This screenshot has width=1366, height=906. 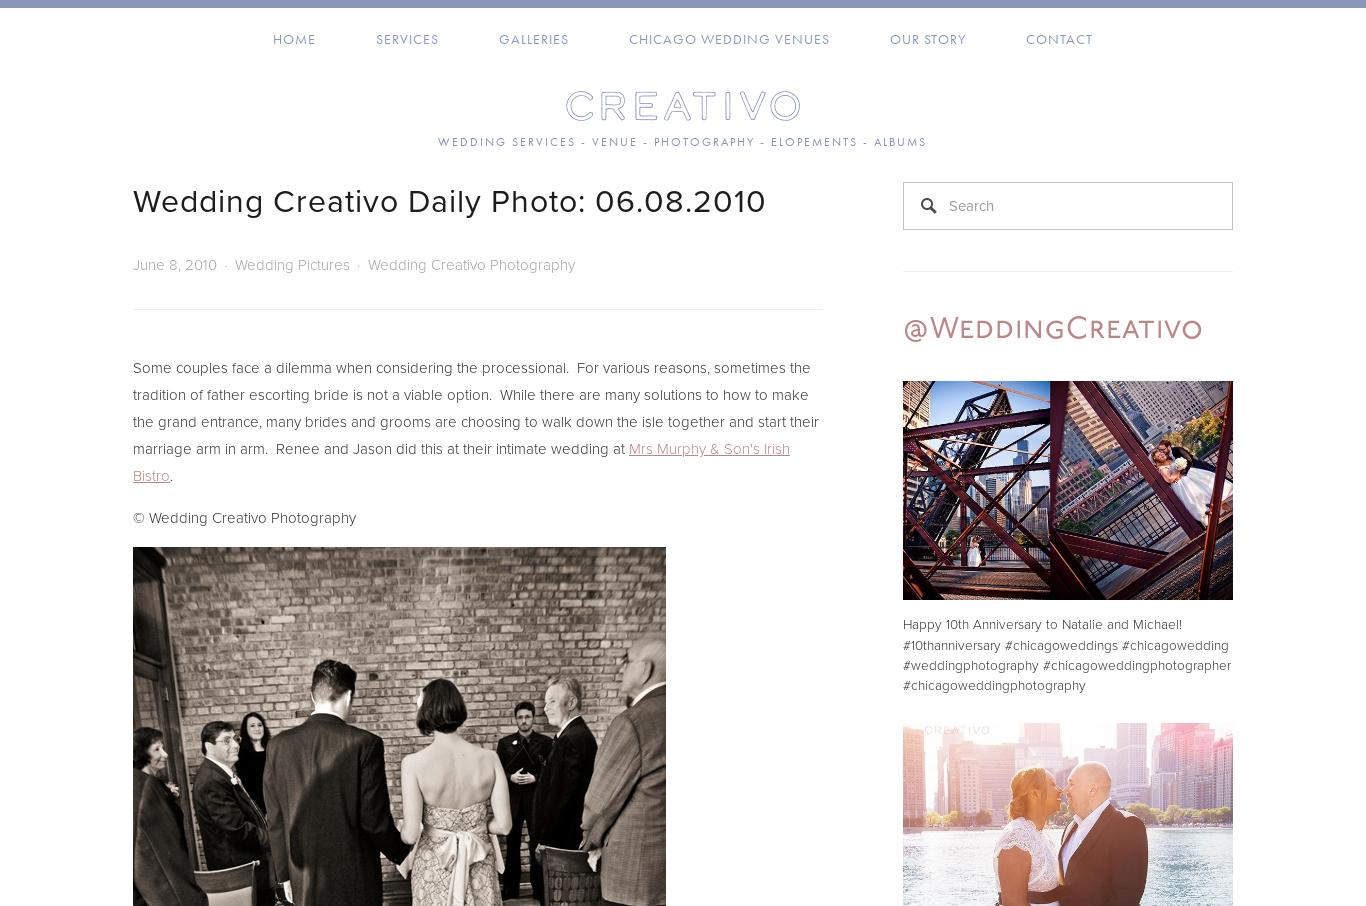 I want to click on 'Happy 10th Anniversary to Natalie and Michael! #10thanniversary #chicagoweddings #chicagowedding #weddingphotography #chicagoweddingphotographer #chicagoweddingphotography', so click(x=1065, y=653).